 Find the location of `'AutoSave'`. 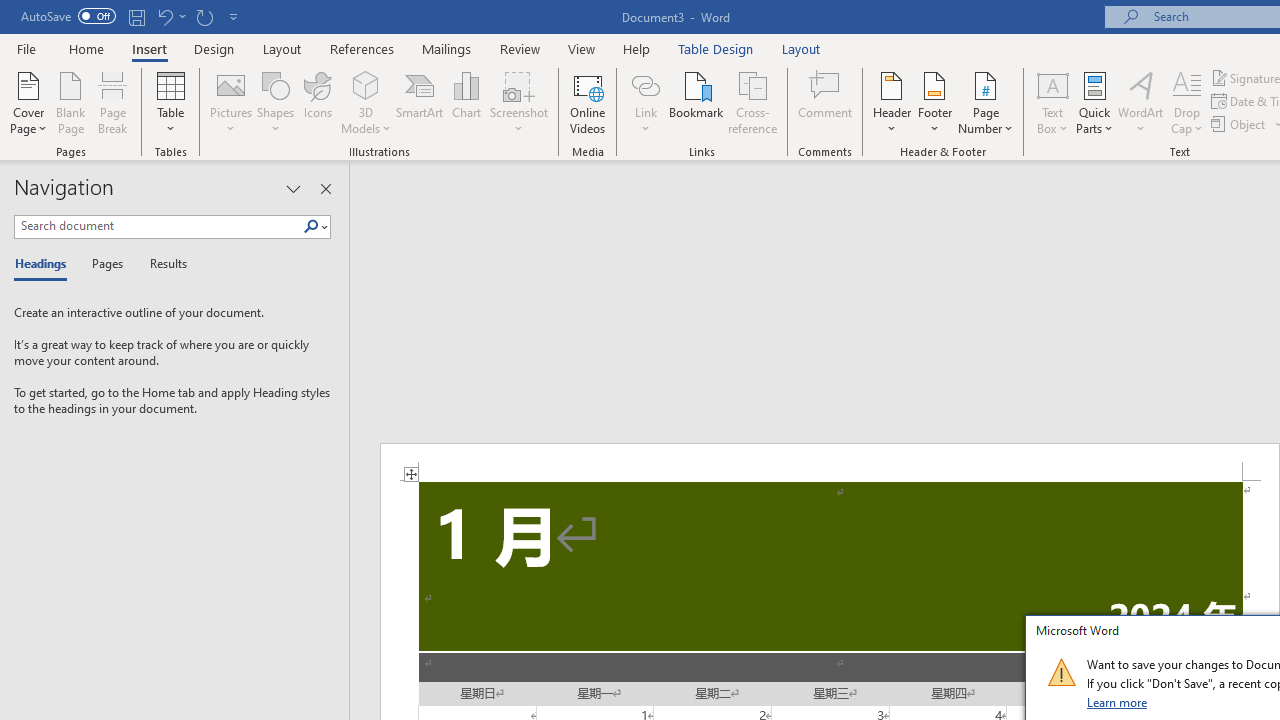

'AutoSave' is located at coordinates (68, 16).